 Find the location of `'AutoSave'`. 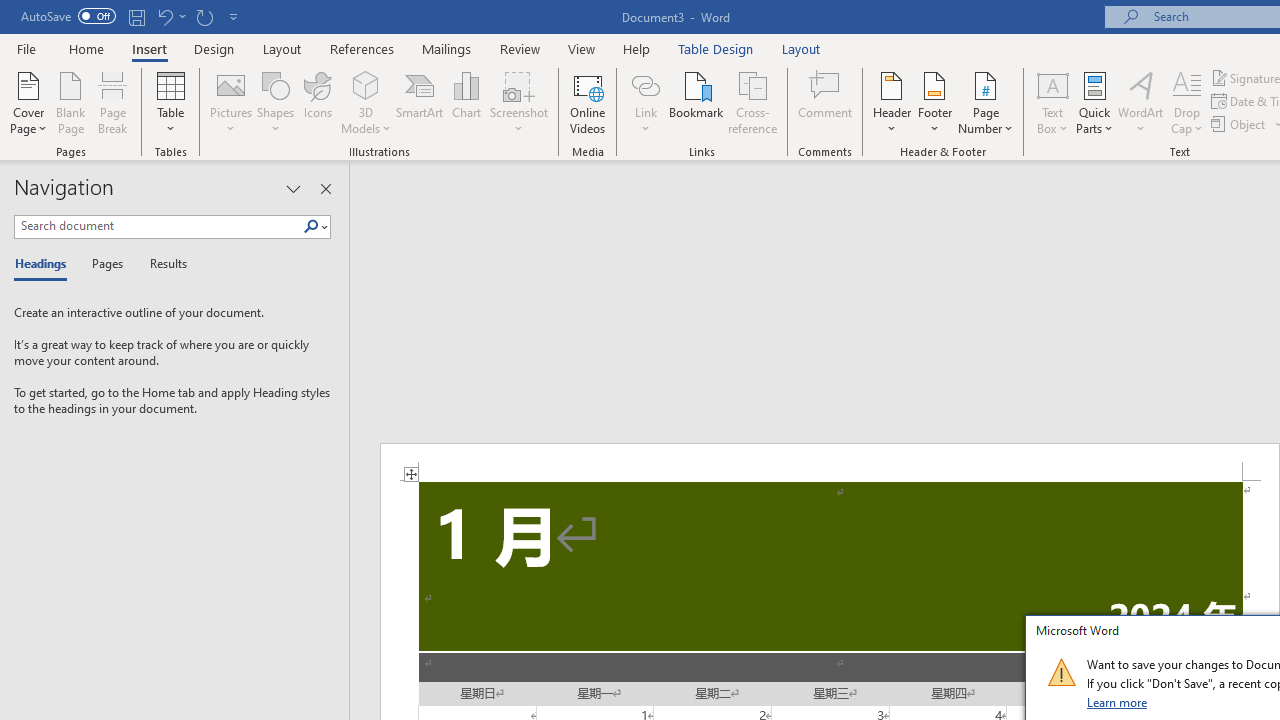

'AutoSave' is located at coordinates (68, 16).